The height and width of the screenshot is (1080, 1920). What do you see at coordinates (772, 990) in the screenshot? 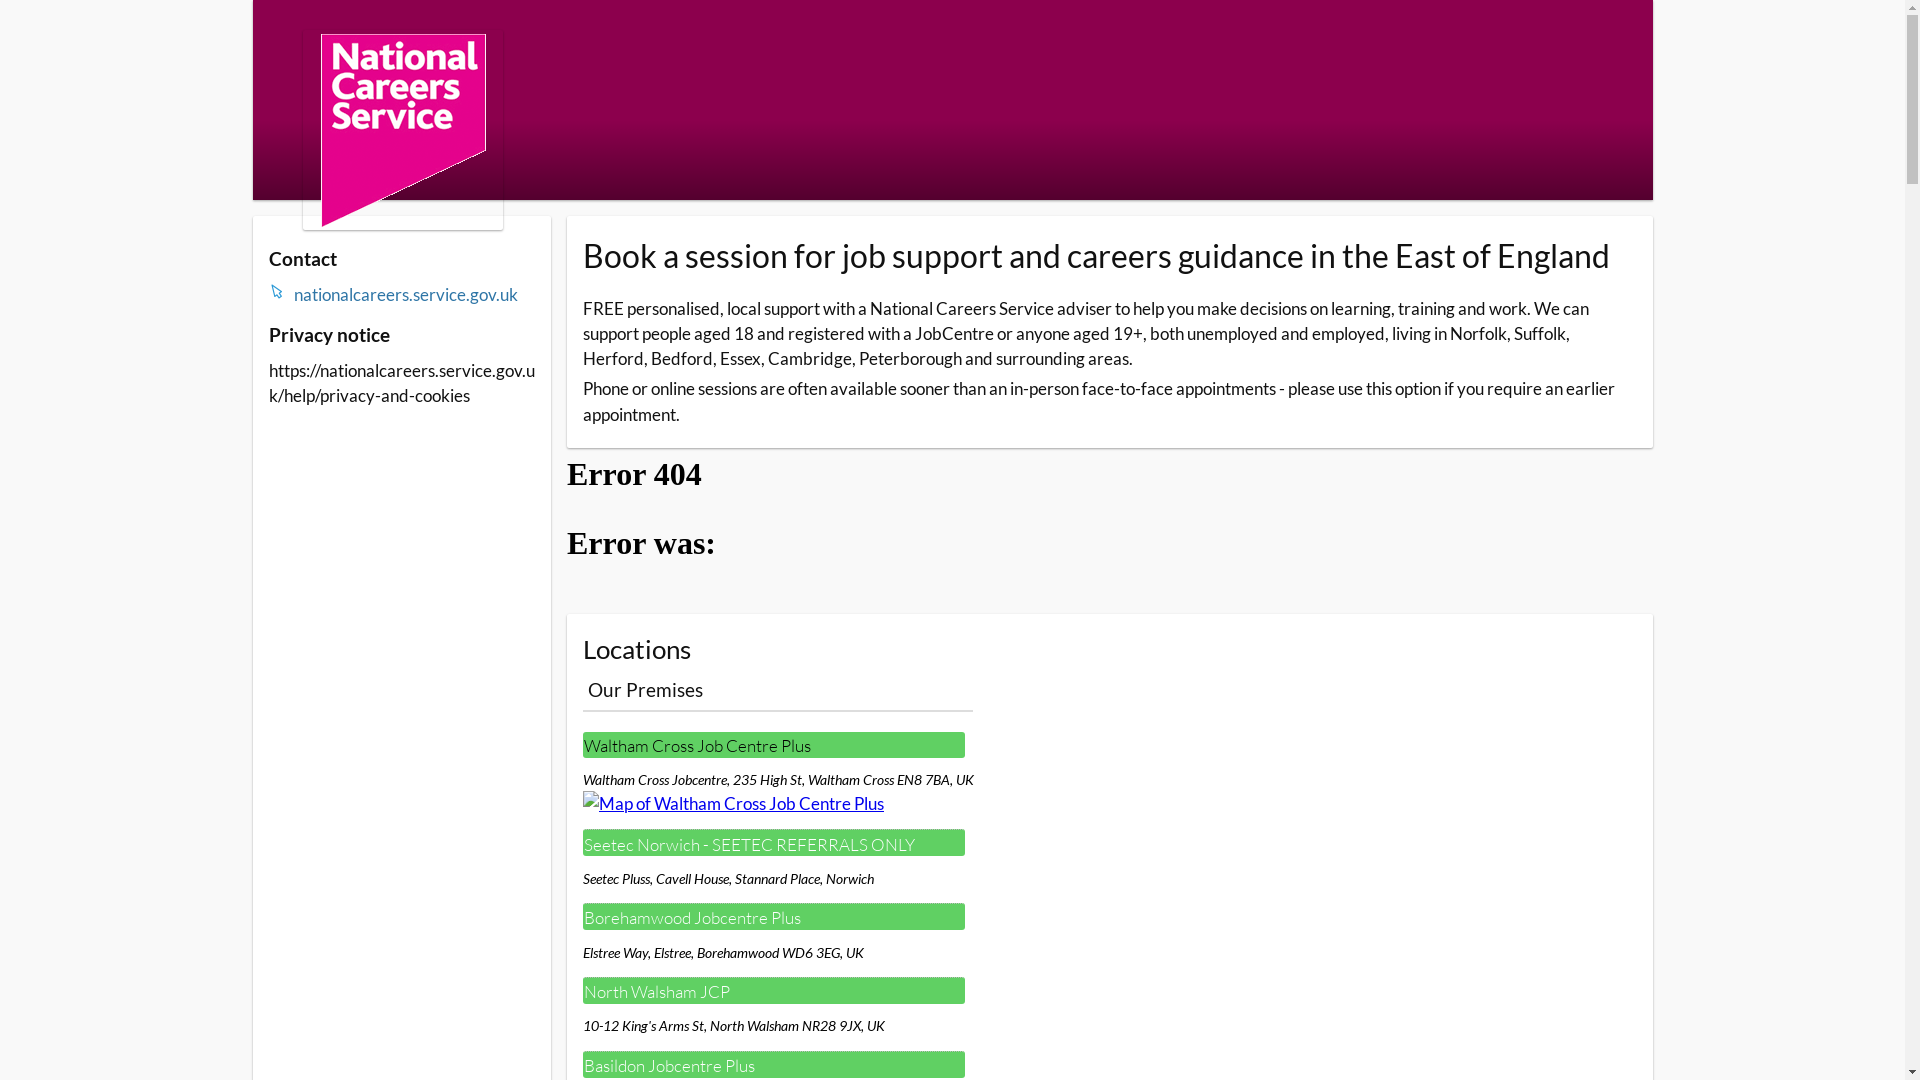
I see `'North Walsham JCP'` at bounding box center [772, 990].